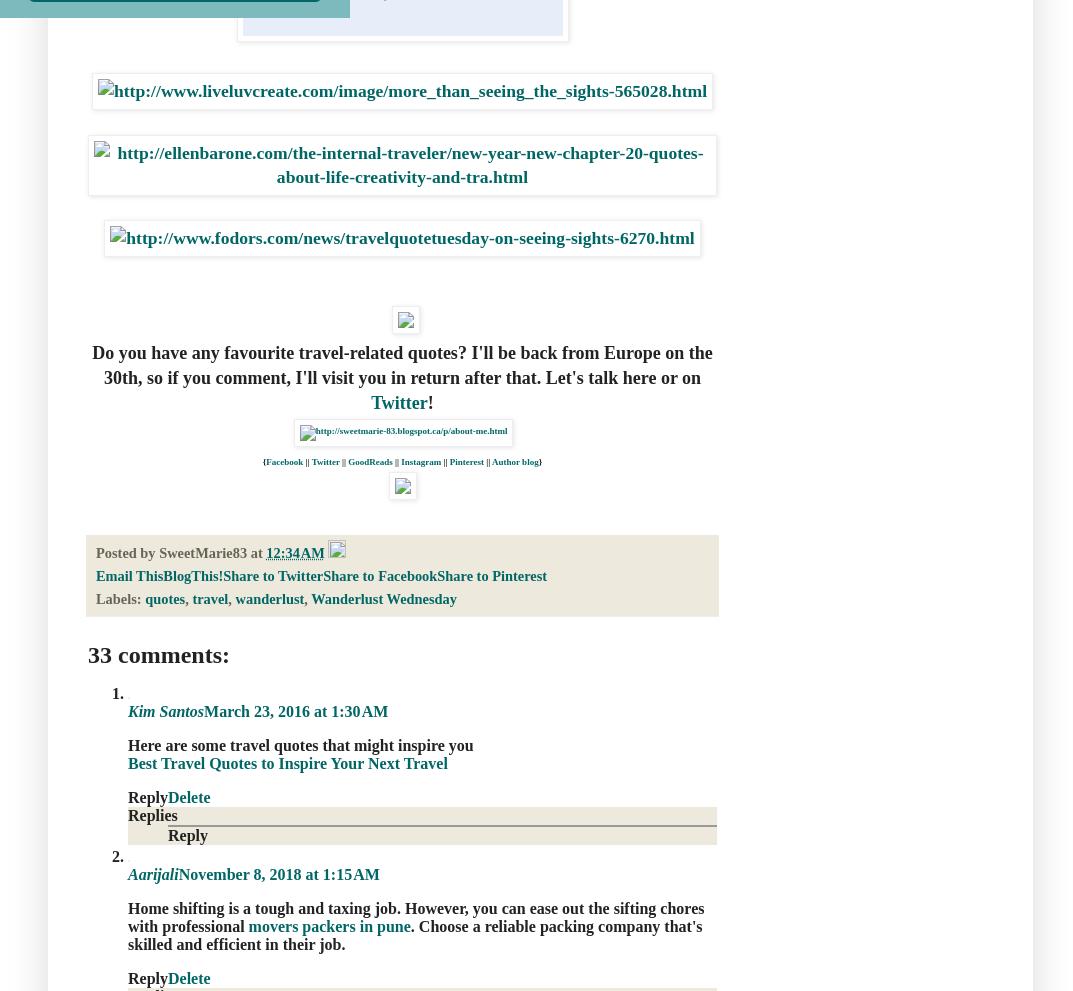  I want to click on 'Facebook', so click(283, 461).